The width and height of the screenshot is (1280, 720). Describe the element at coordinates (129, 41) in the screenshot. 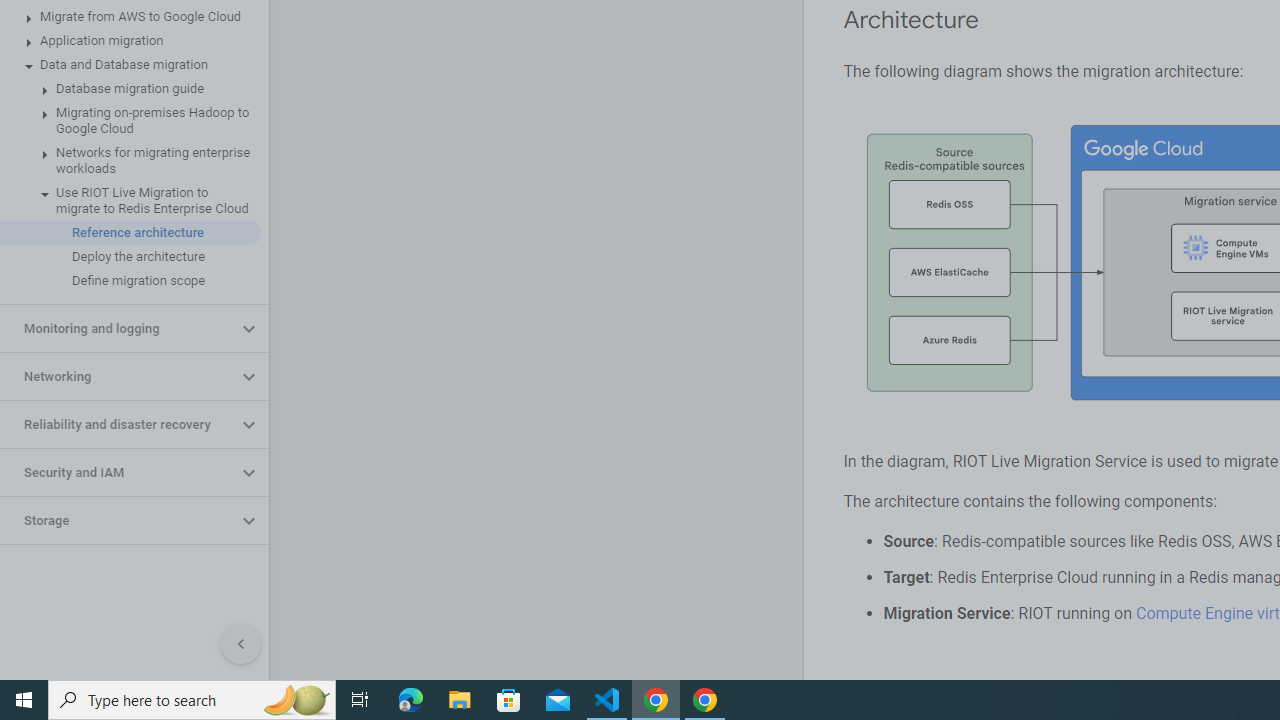

I see `'Application migration'` at that location.